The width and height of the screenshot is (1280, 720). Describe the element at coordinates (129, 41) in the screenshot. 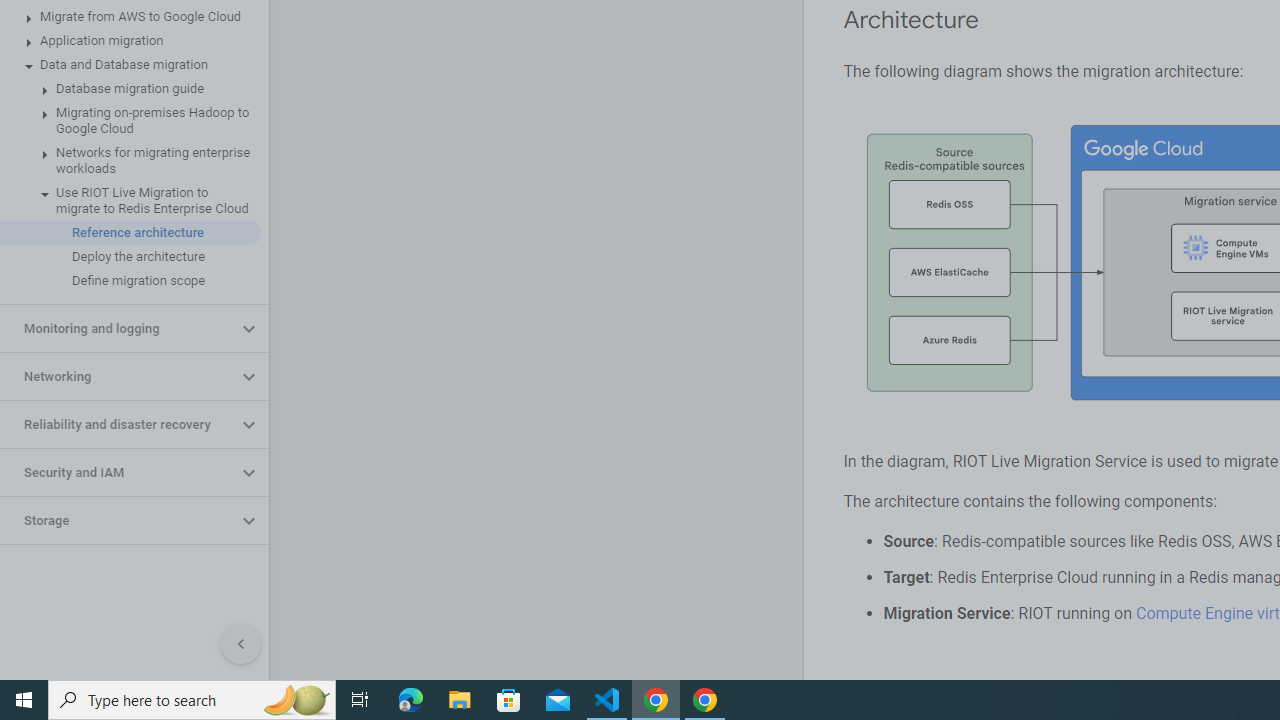

I see `'Application migration'` at that location.